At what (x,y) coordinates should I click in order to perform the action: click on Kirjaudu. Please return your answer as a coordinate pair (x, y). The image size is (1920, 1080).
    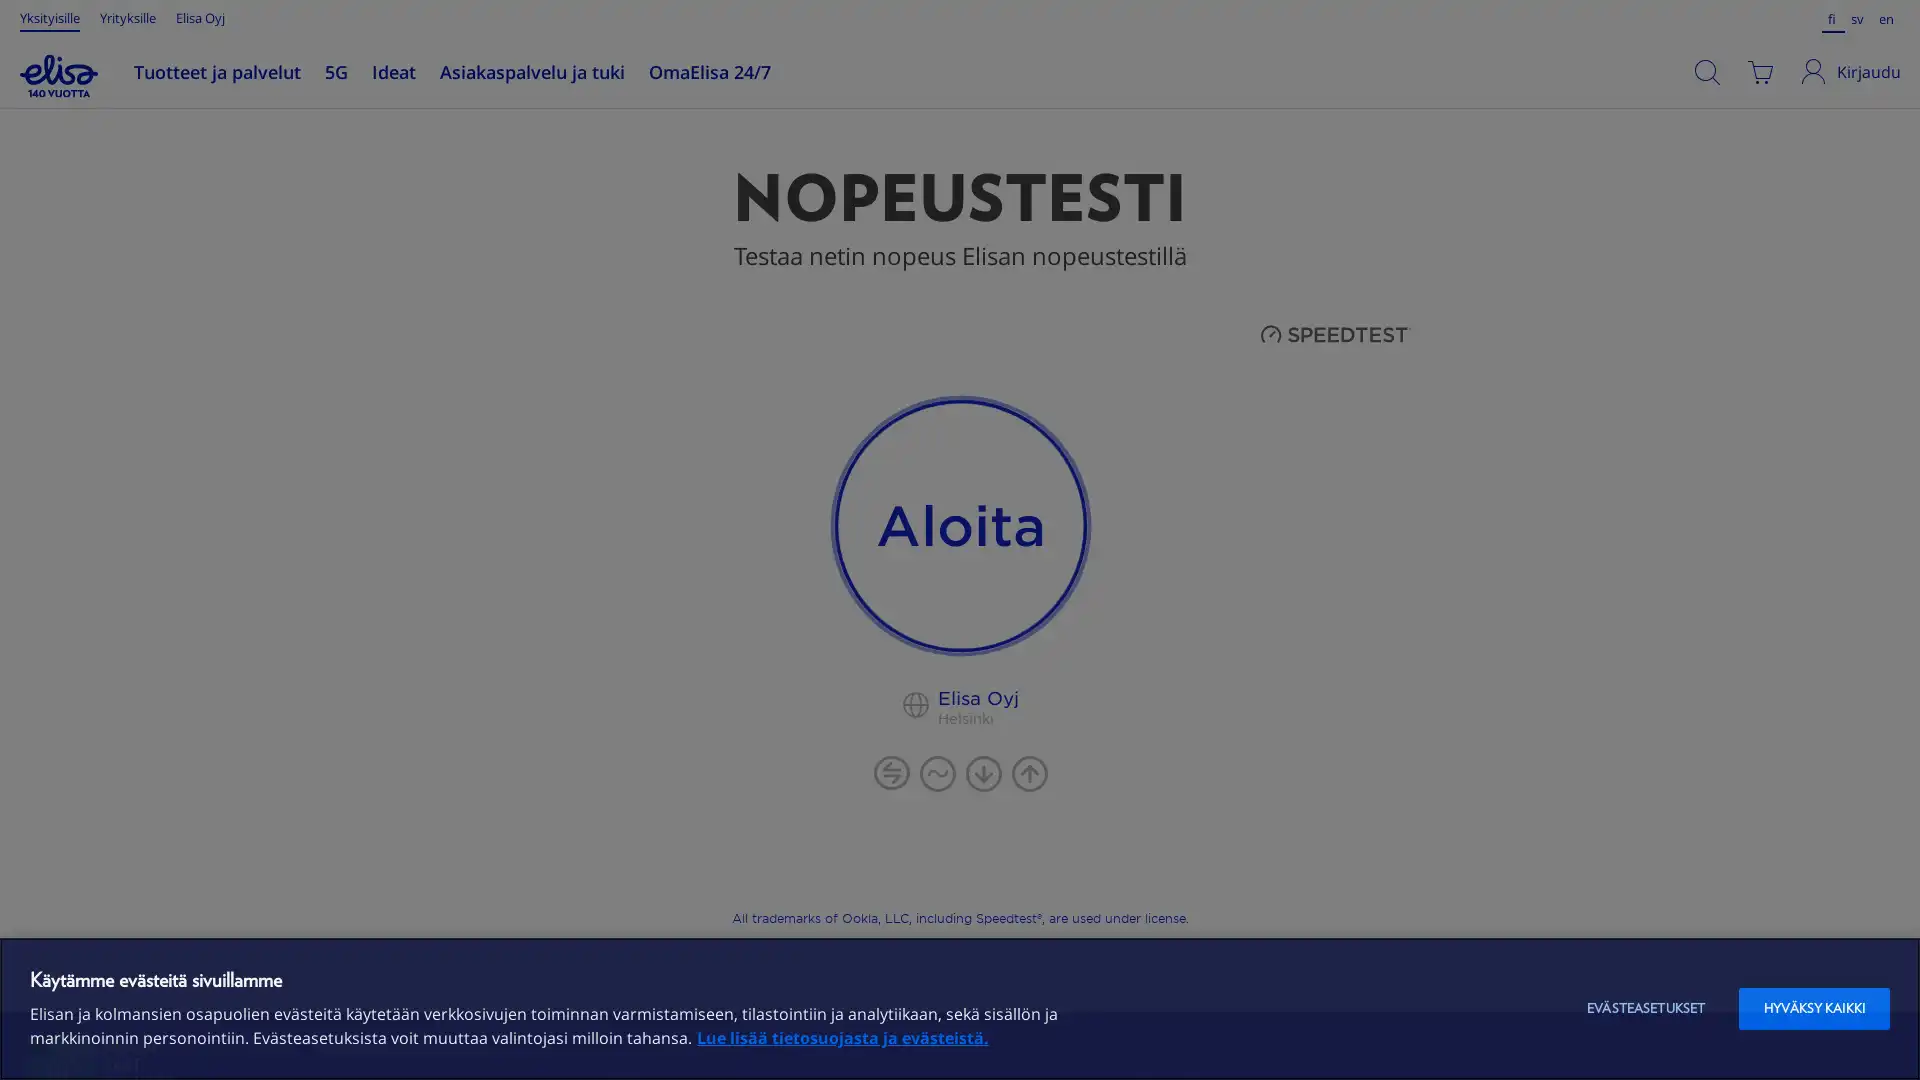
    Looking at the image, I should click on (1852, 71).